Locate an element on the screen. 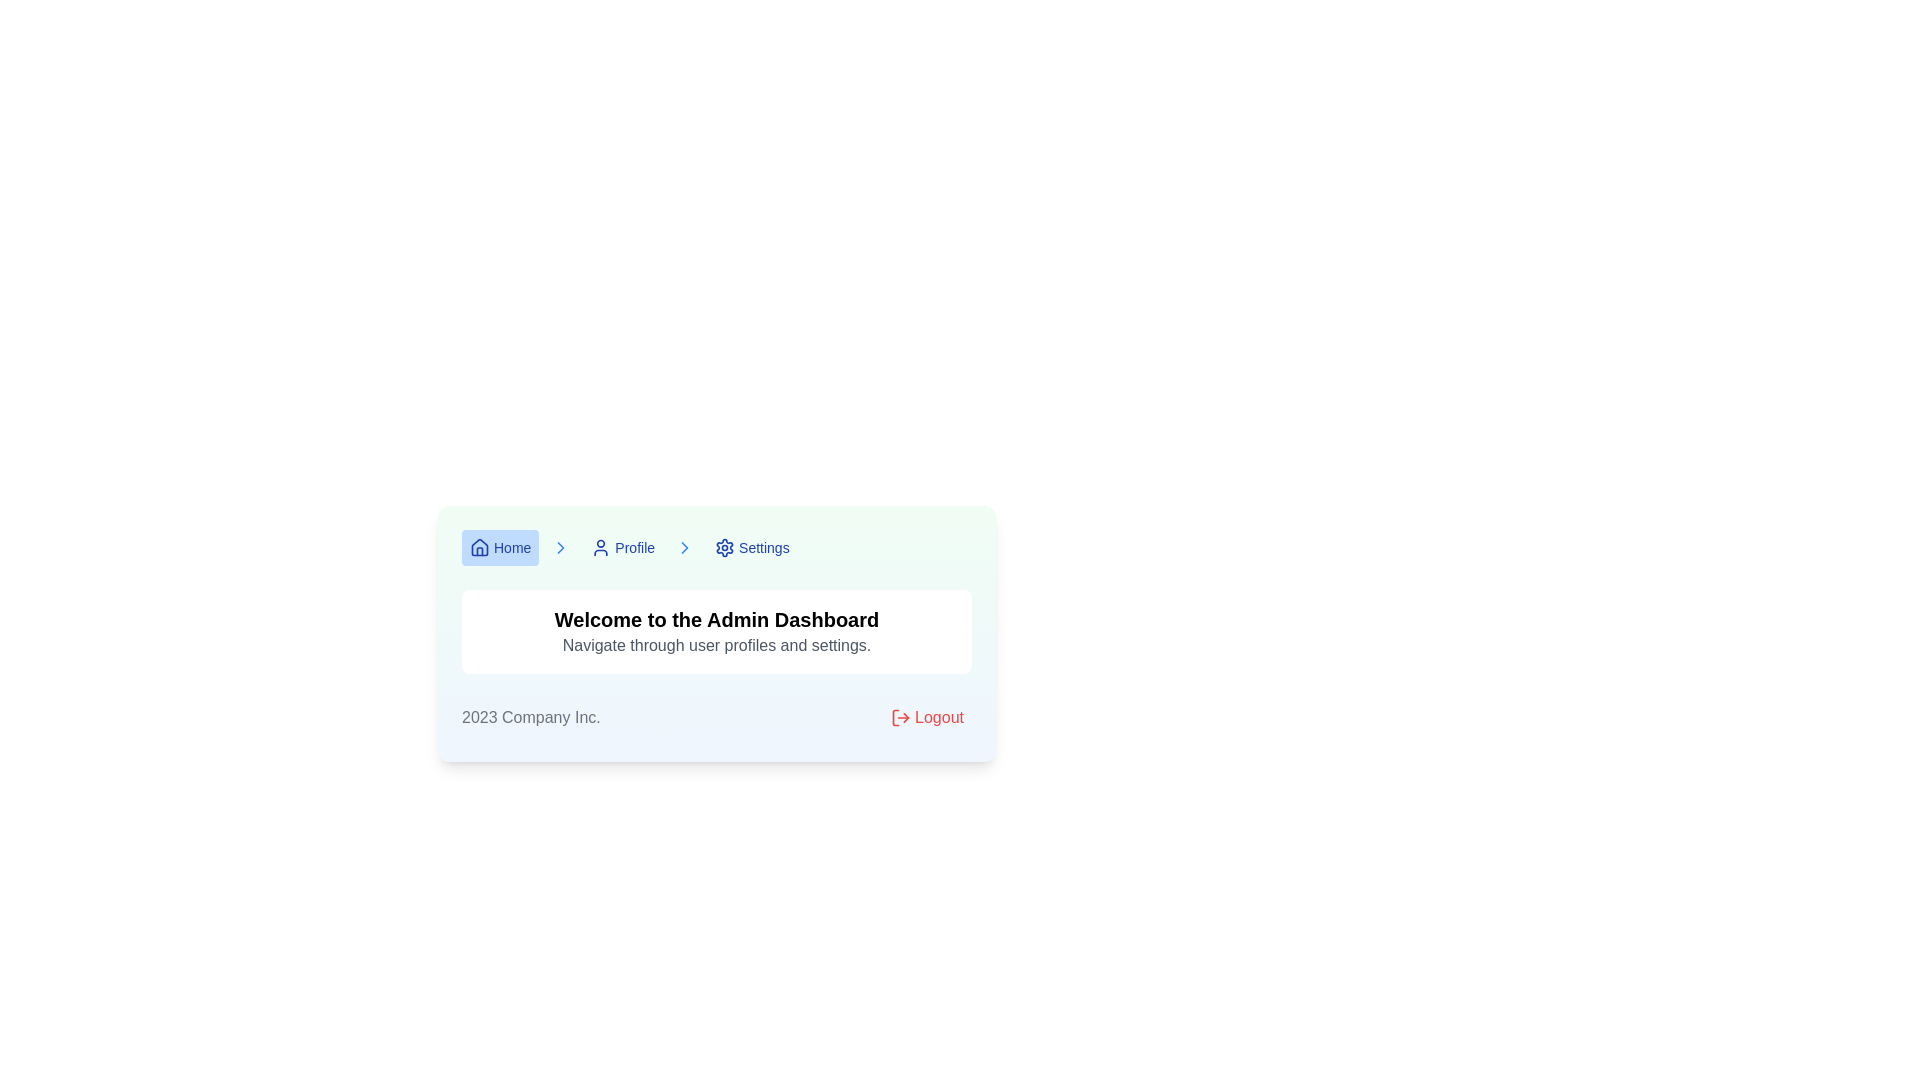 The image size is (1920, 1080). the 'Settings' text label in the navigation bar is located at coordinates (763, 547).